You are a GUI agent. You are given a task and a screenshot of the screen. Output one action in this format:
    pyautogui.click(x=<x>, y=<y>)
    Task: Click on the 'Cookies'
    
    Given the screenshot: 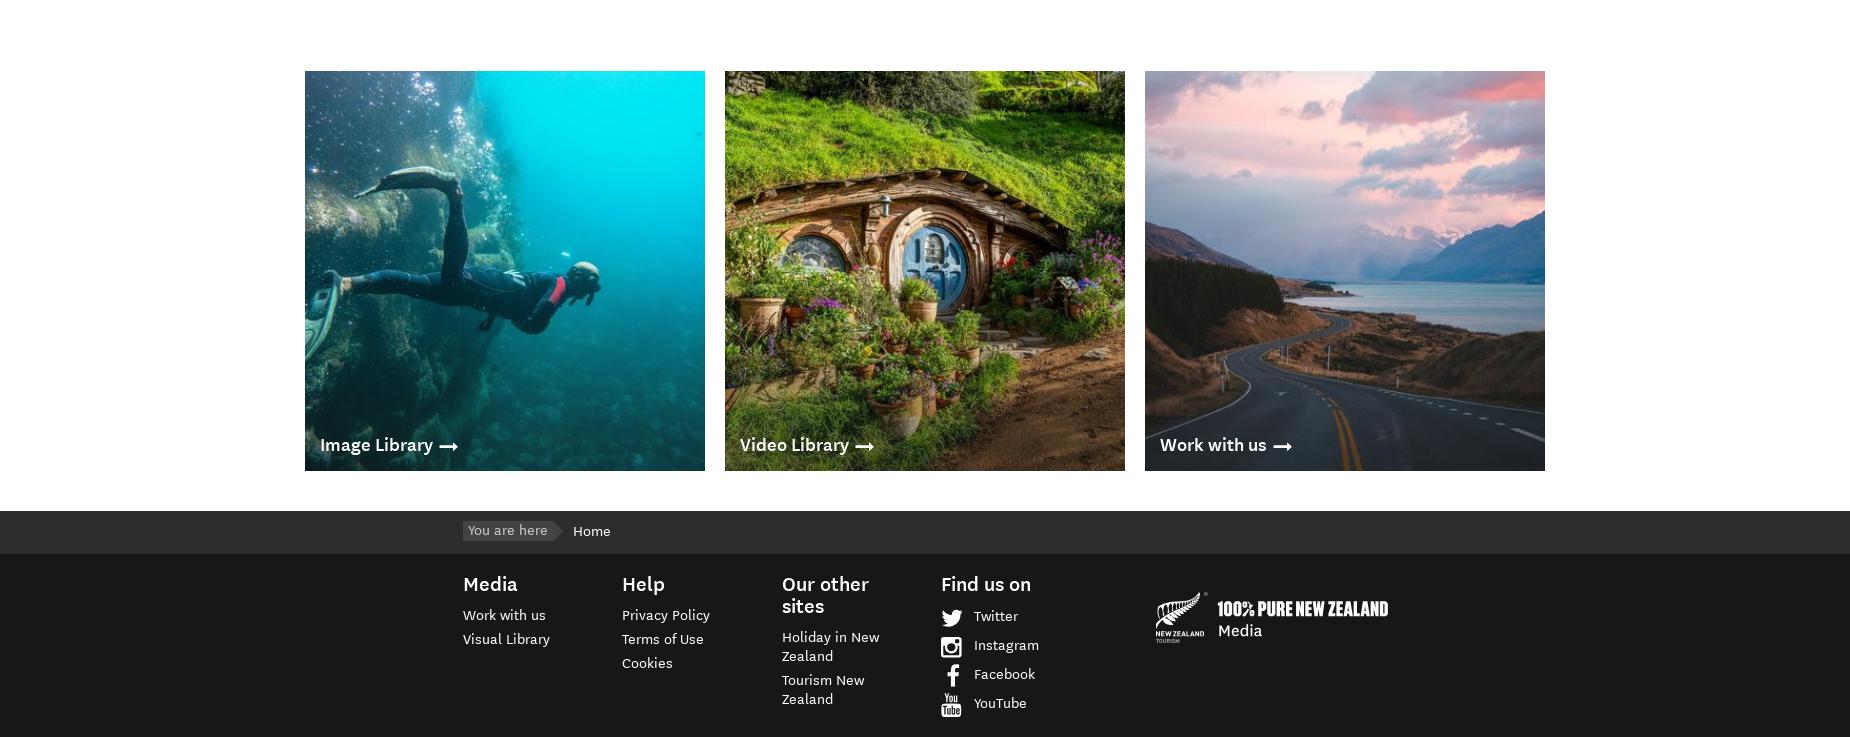 What is the action you would take?
    pyautogui.click(x=647, y=662)
    